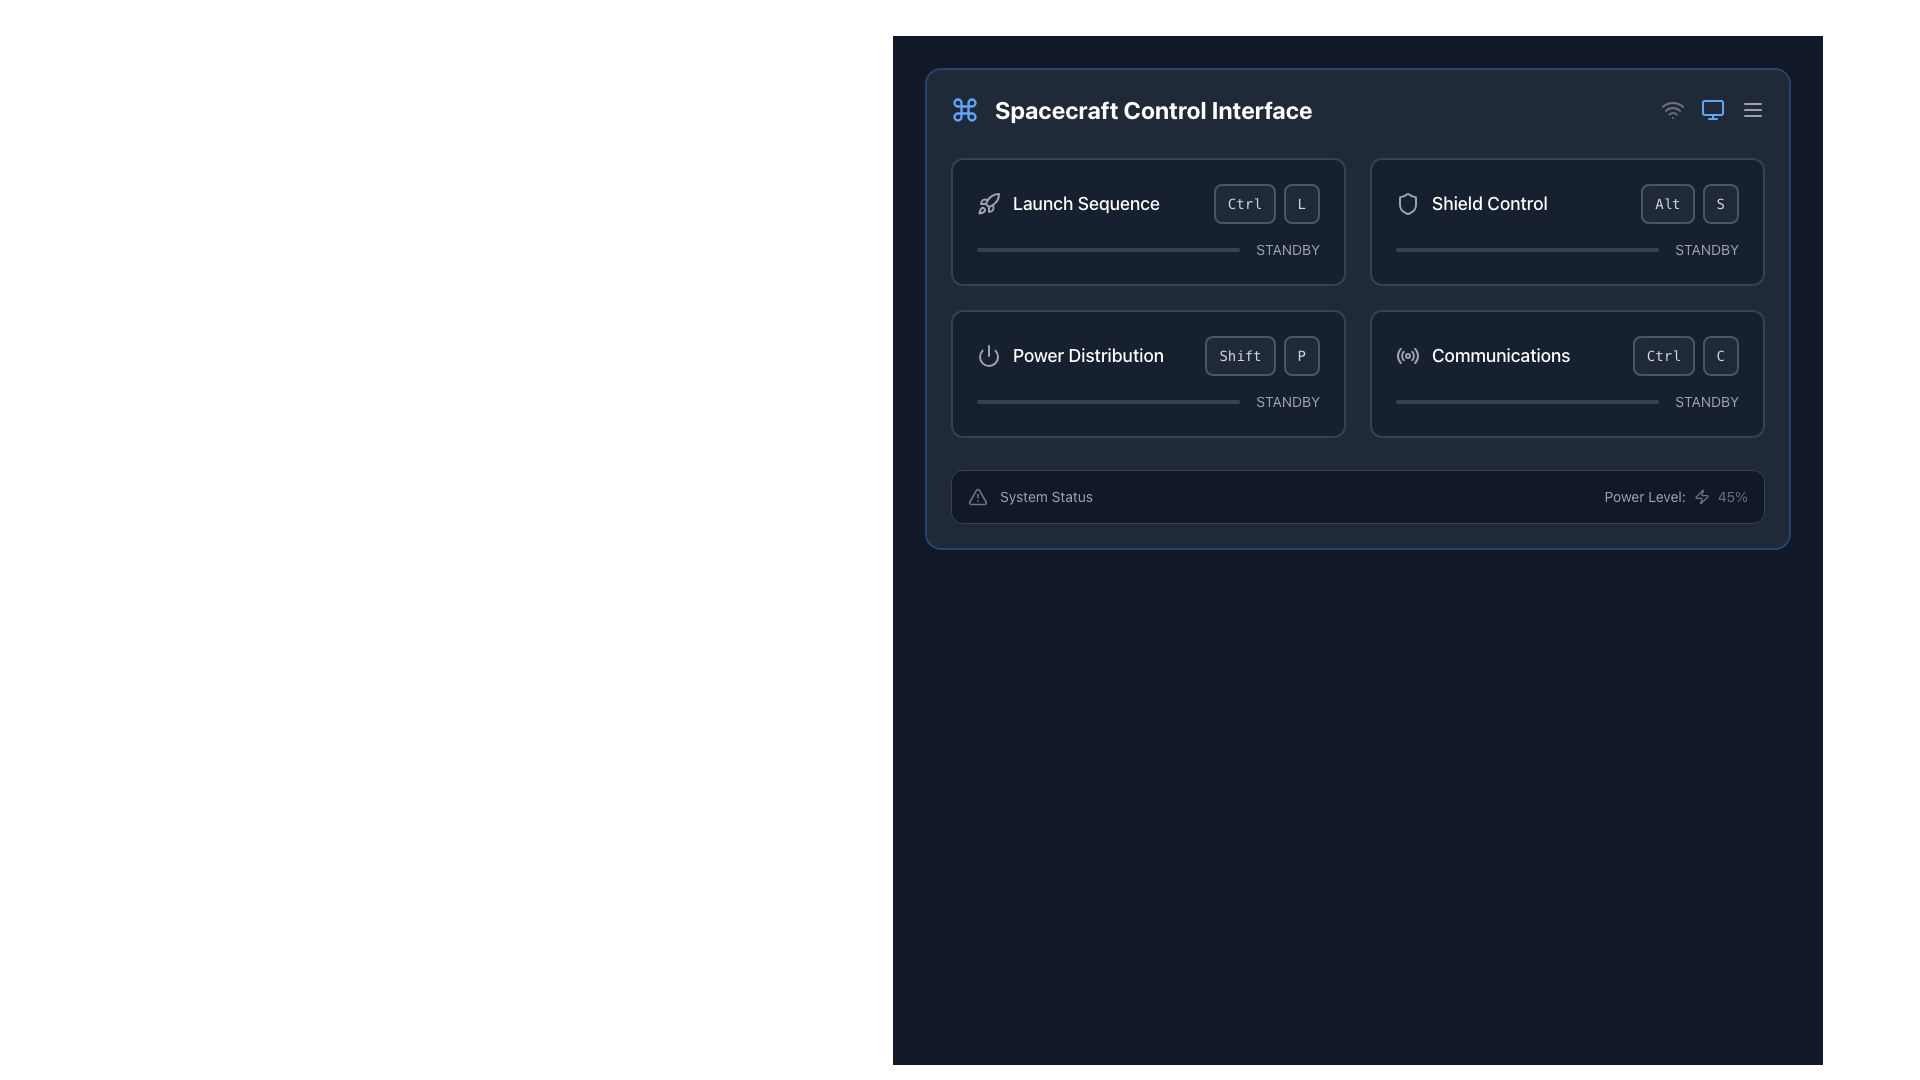 This screenshot has height=1080, width=1920. What do you see at coordinates (1501, 354) in the screenshot?
I see `the 'Communications' label which indicates the functionality within the interface` at bounding box center [1501, 354].